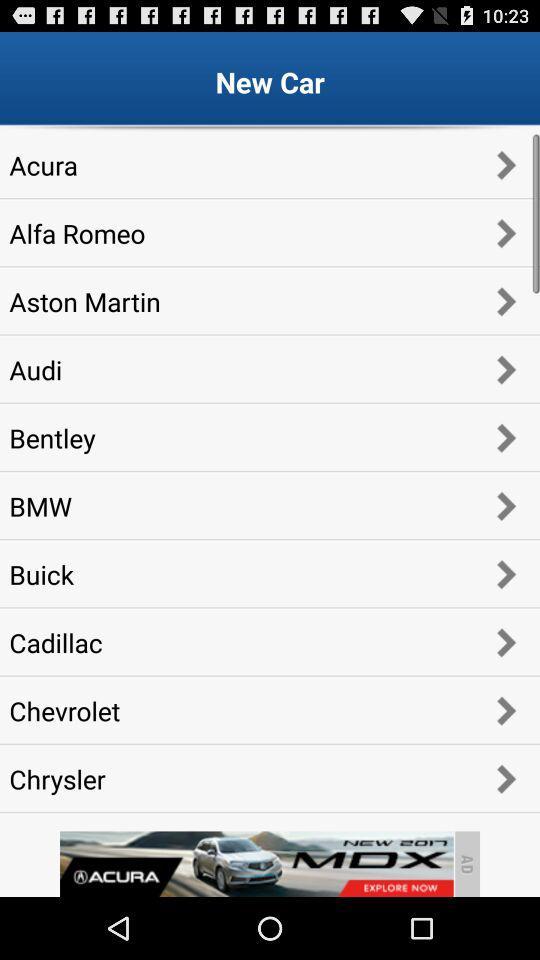 Image resolution: width=540 pixels, height=960 pixels. I want to click on click advertisement, so click(256, 863).